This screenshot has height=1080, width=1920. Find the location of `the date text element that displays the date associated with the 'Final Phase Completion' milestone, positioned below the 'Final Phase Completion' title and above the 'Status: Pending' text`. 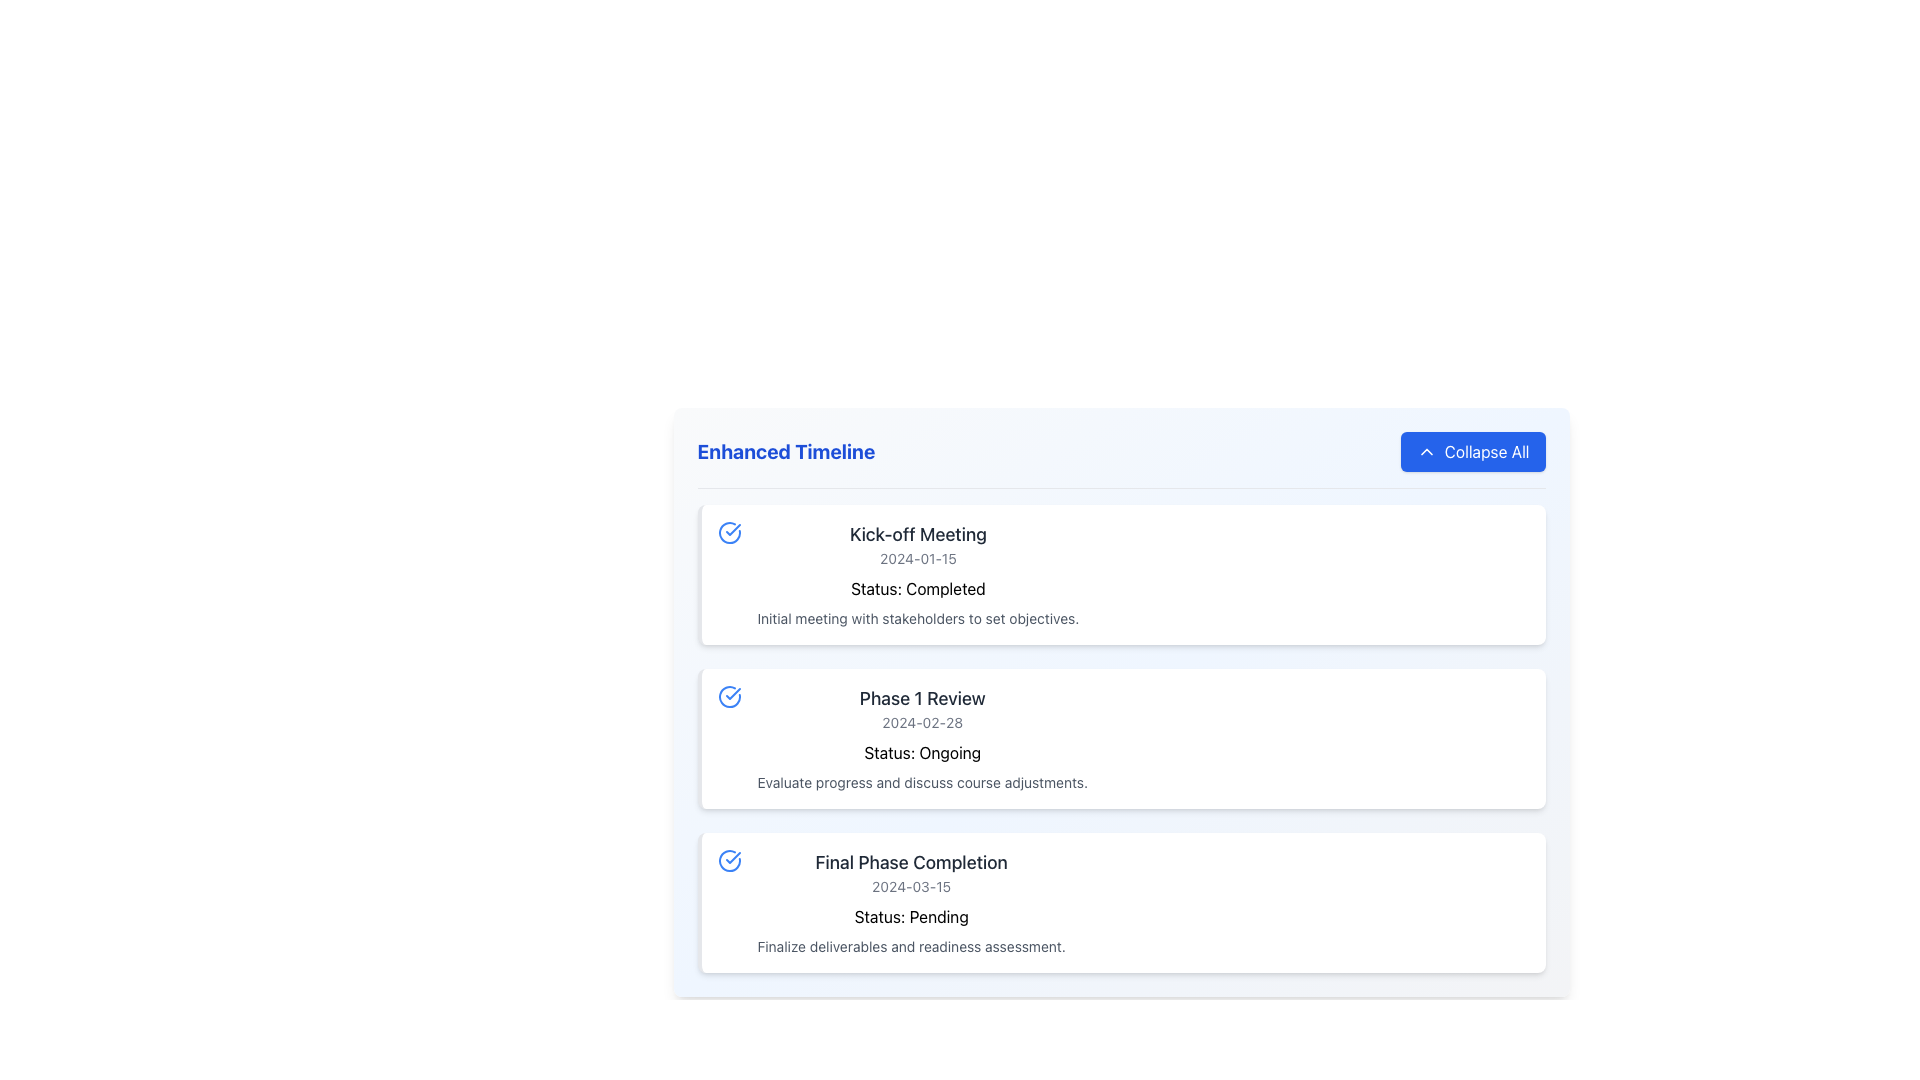

the date text element that displays the date associated with the 'Final Phase Completion' milestone, positioned below the 'Final Phase Completion' title and above the 'Status: Pending' text is located at coordinates (910, 886).